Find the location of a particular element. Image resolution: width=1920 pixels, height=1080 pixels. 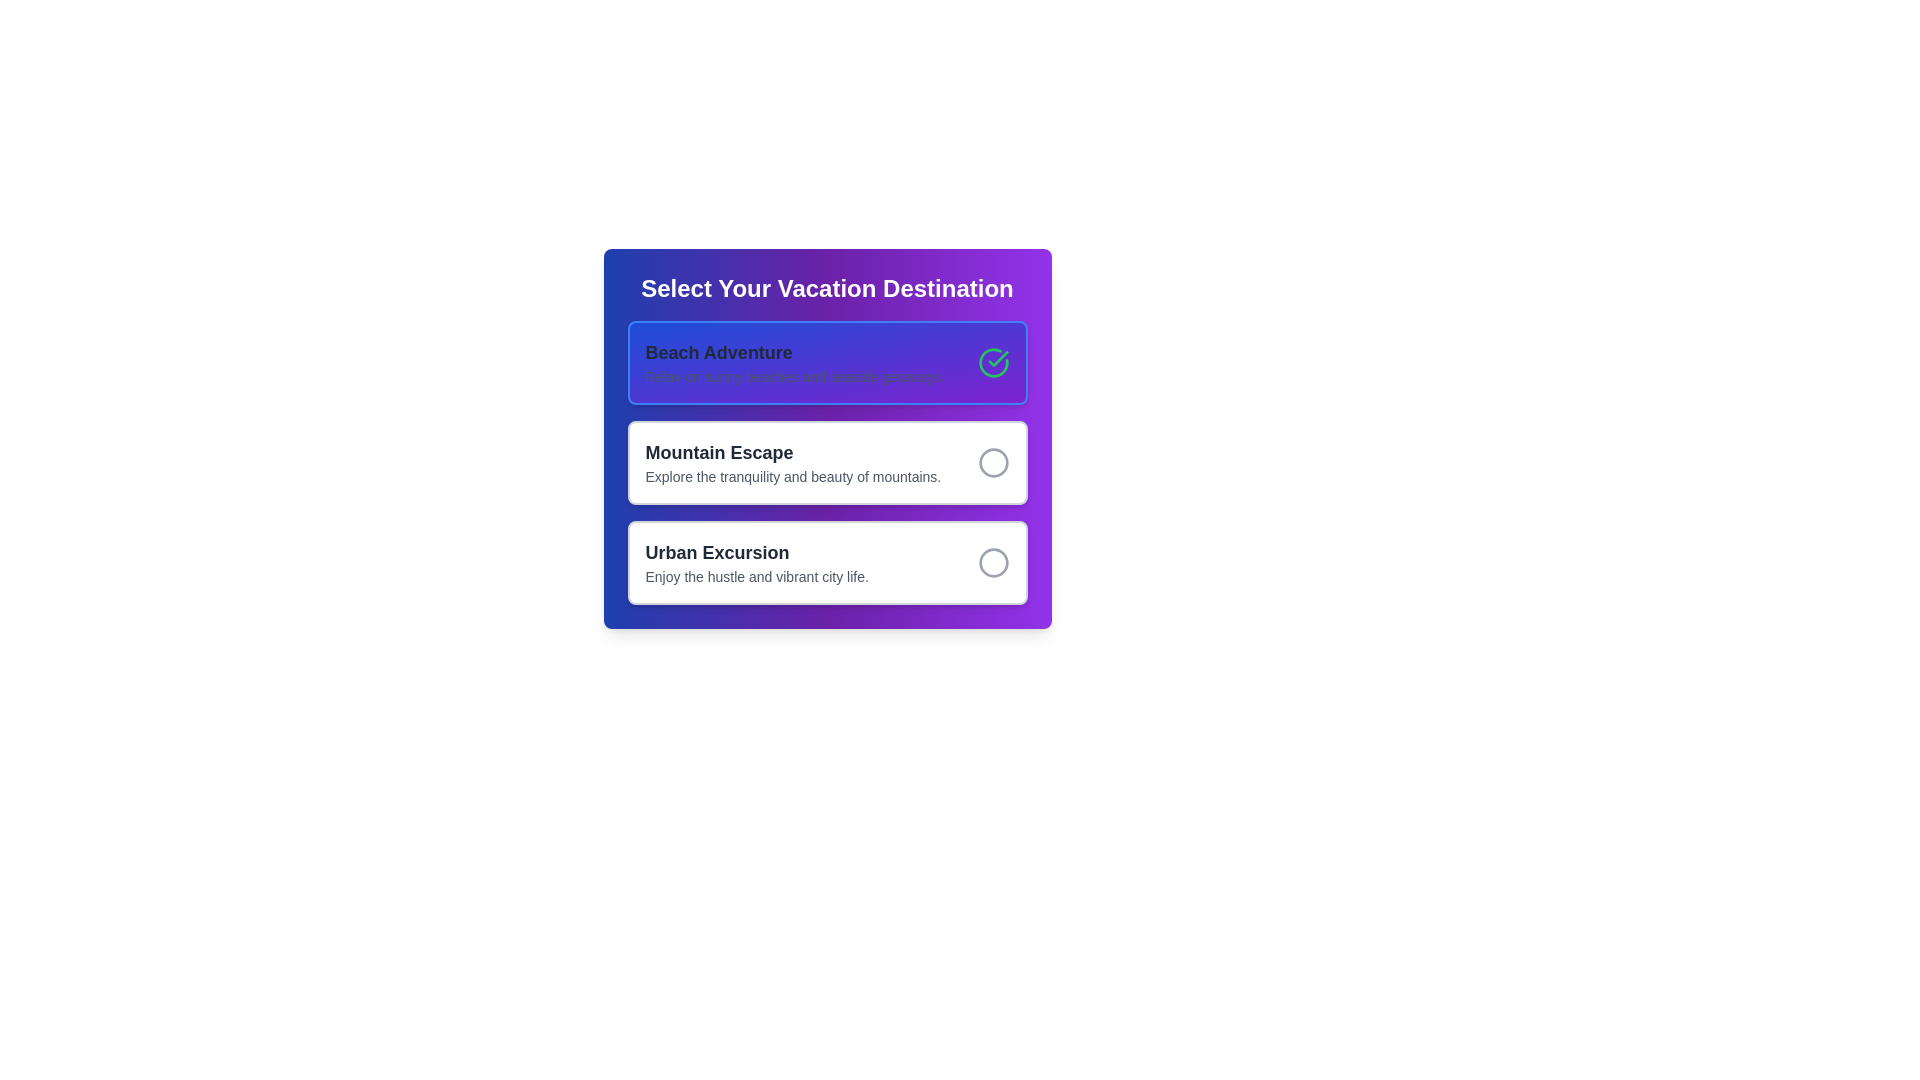

information displayed in the text block for the 'Urban Excursion' vacation option, which is the third option in the list is located at coordinates (756, 563).